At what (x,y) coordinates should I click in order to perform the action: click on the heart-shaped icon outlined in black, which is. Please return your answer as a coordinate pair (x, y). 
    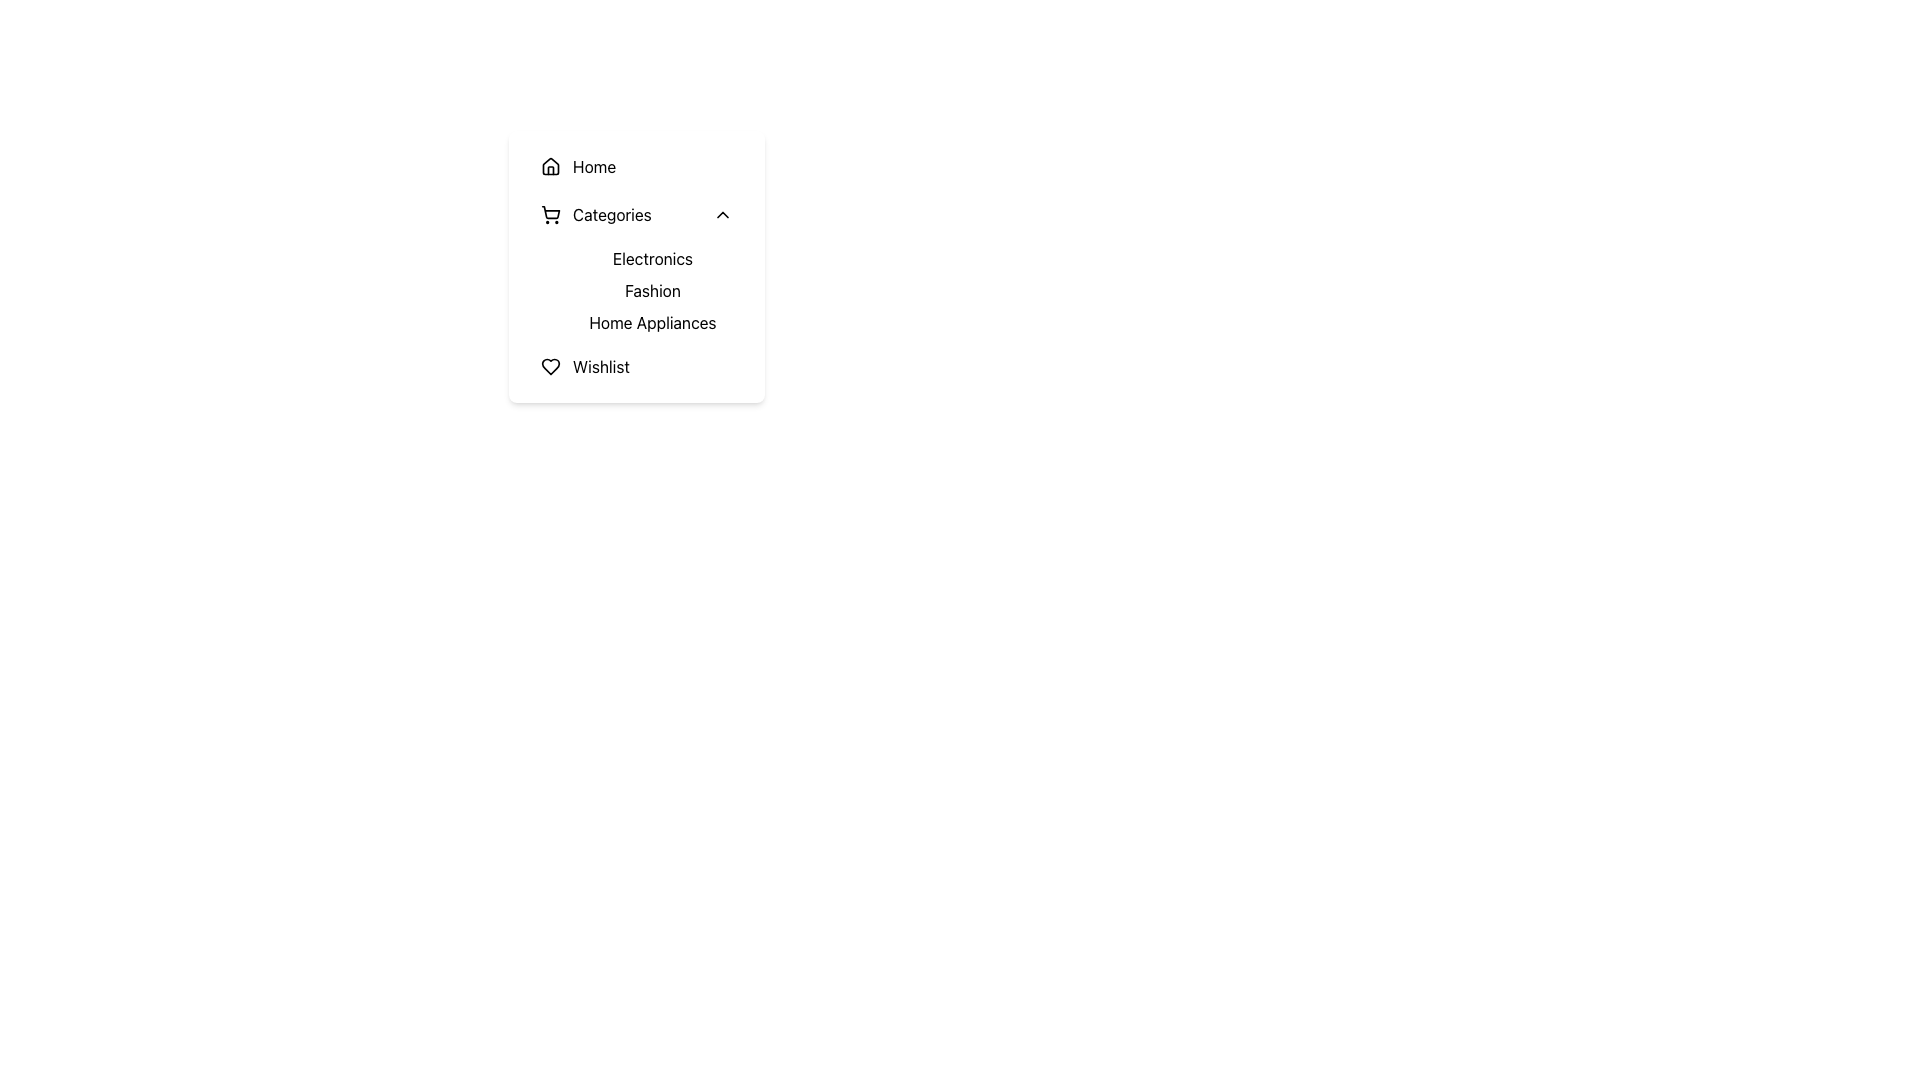
    Looking at the image, I should click on (551, 366).